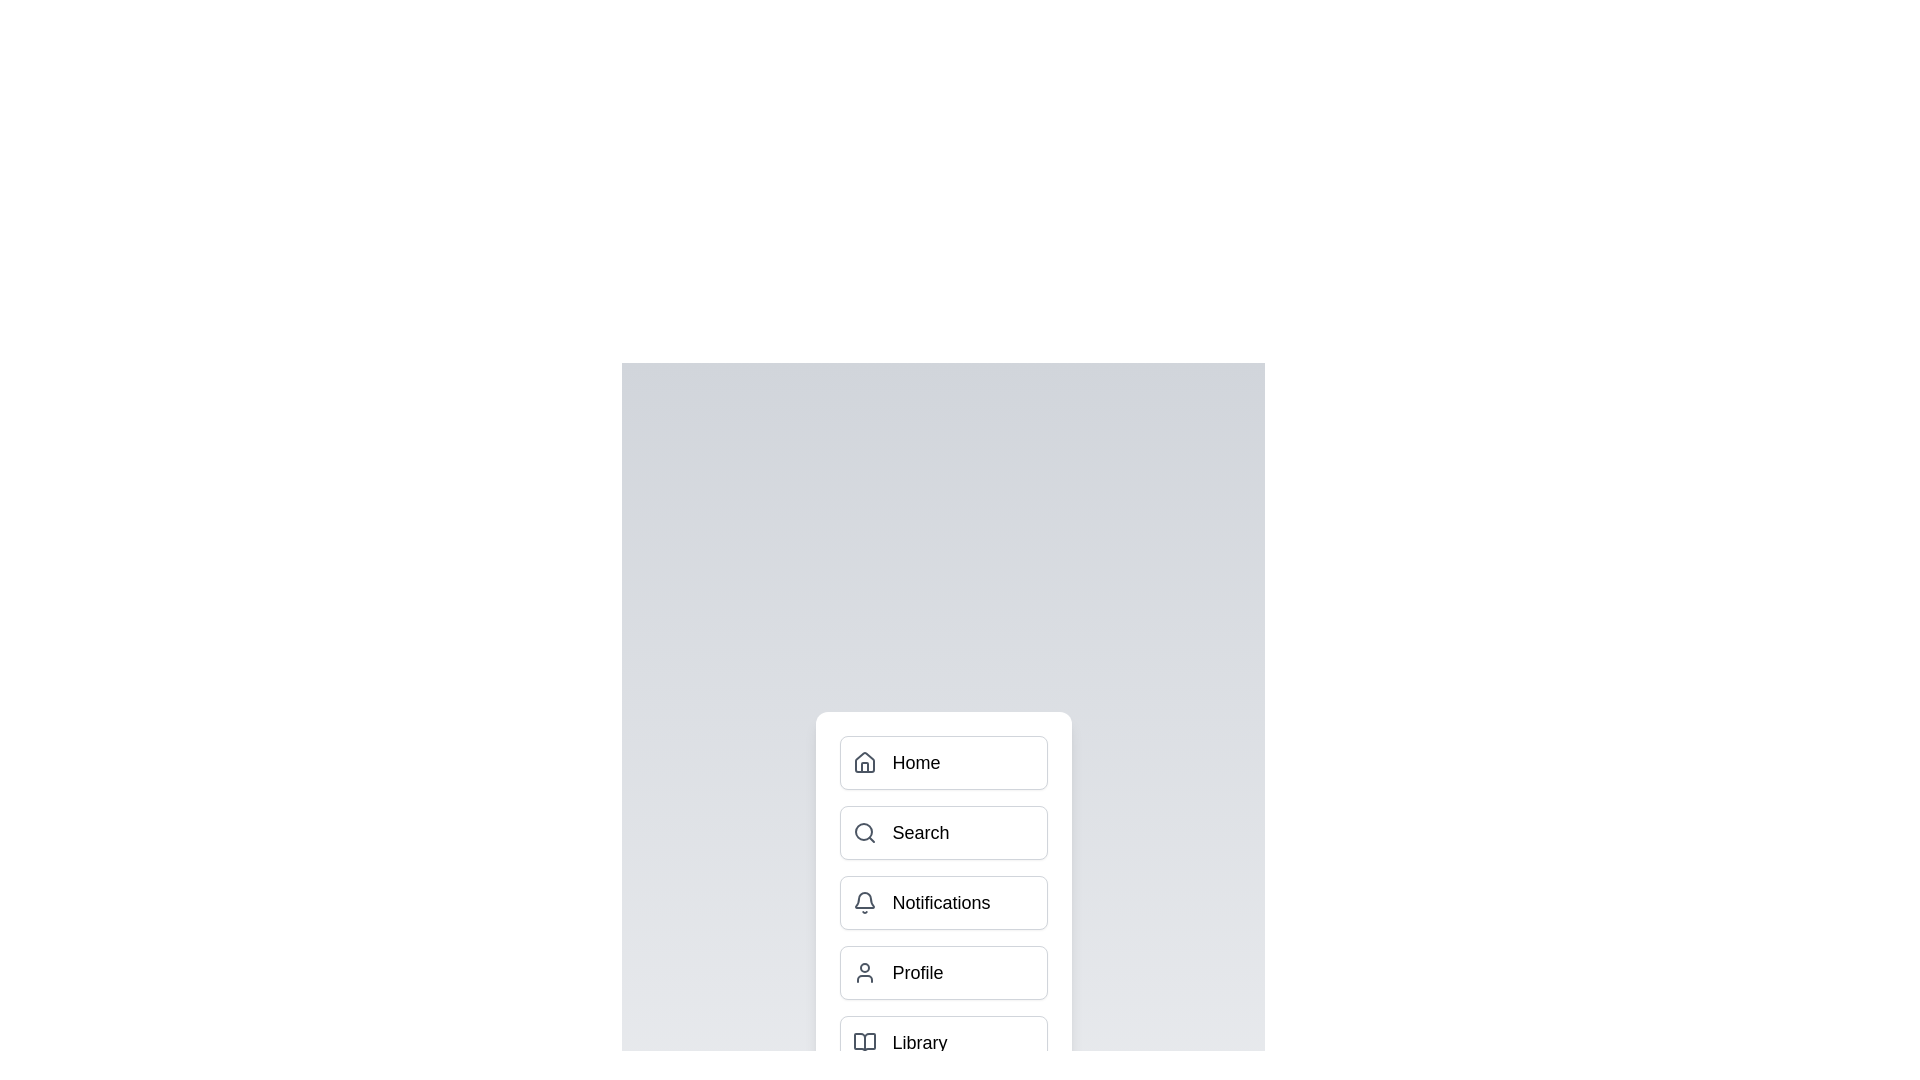 Image resolution: width=1920 pixels, height=1080 pixels. What do you see at coordinates (942, 902) in the screenshot?
I see `the menu item button labeled Notifications to toggle its submenu` at bounding box center [942, 902].